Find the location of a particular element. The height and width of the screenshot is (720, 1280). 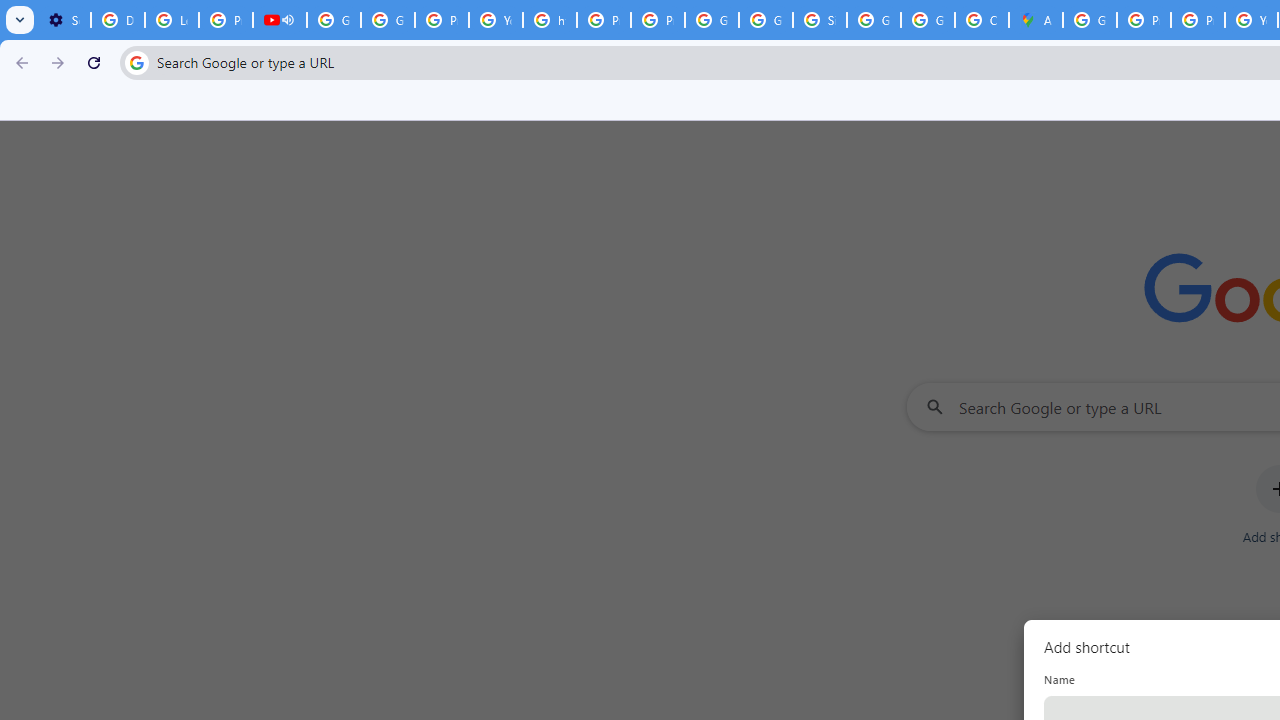

'Settings - Performance' is located at coordinates (64, 20).